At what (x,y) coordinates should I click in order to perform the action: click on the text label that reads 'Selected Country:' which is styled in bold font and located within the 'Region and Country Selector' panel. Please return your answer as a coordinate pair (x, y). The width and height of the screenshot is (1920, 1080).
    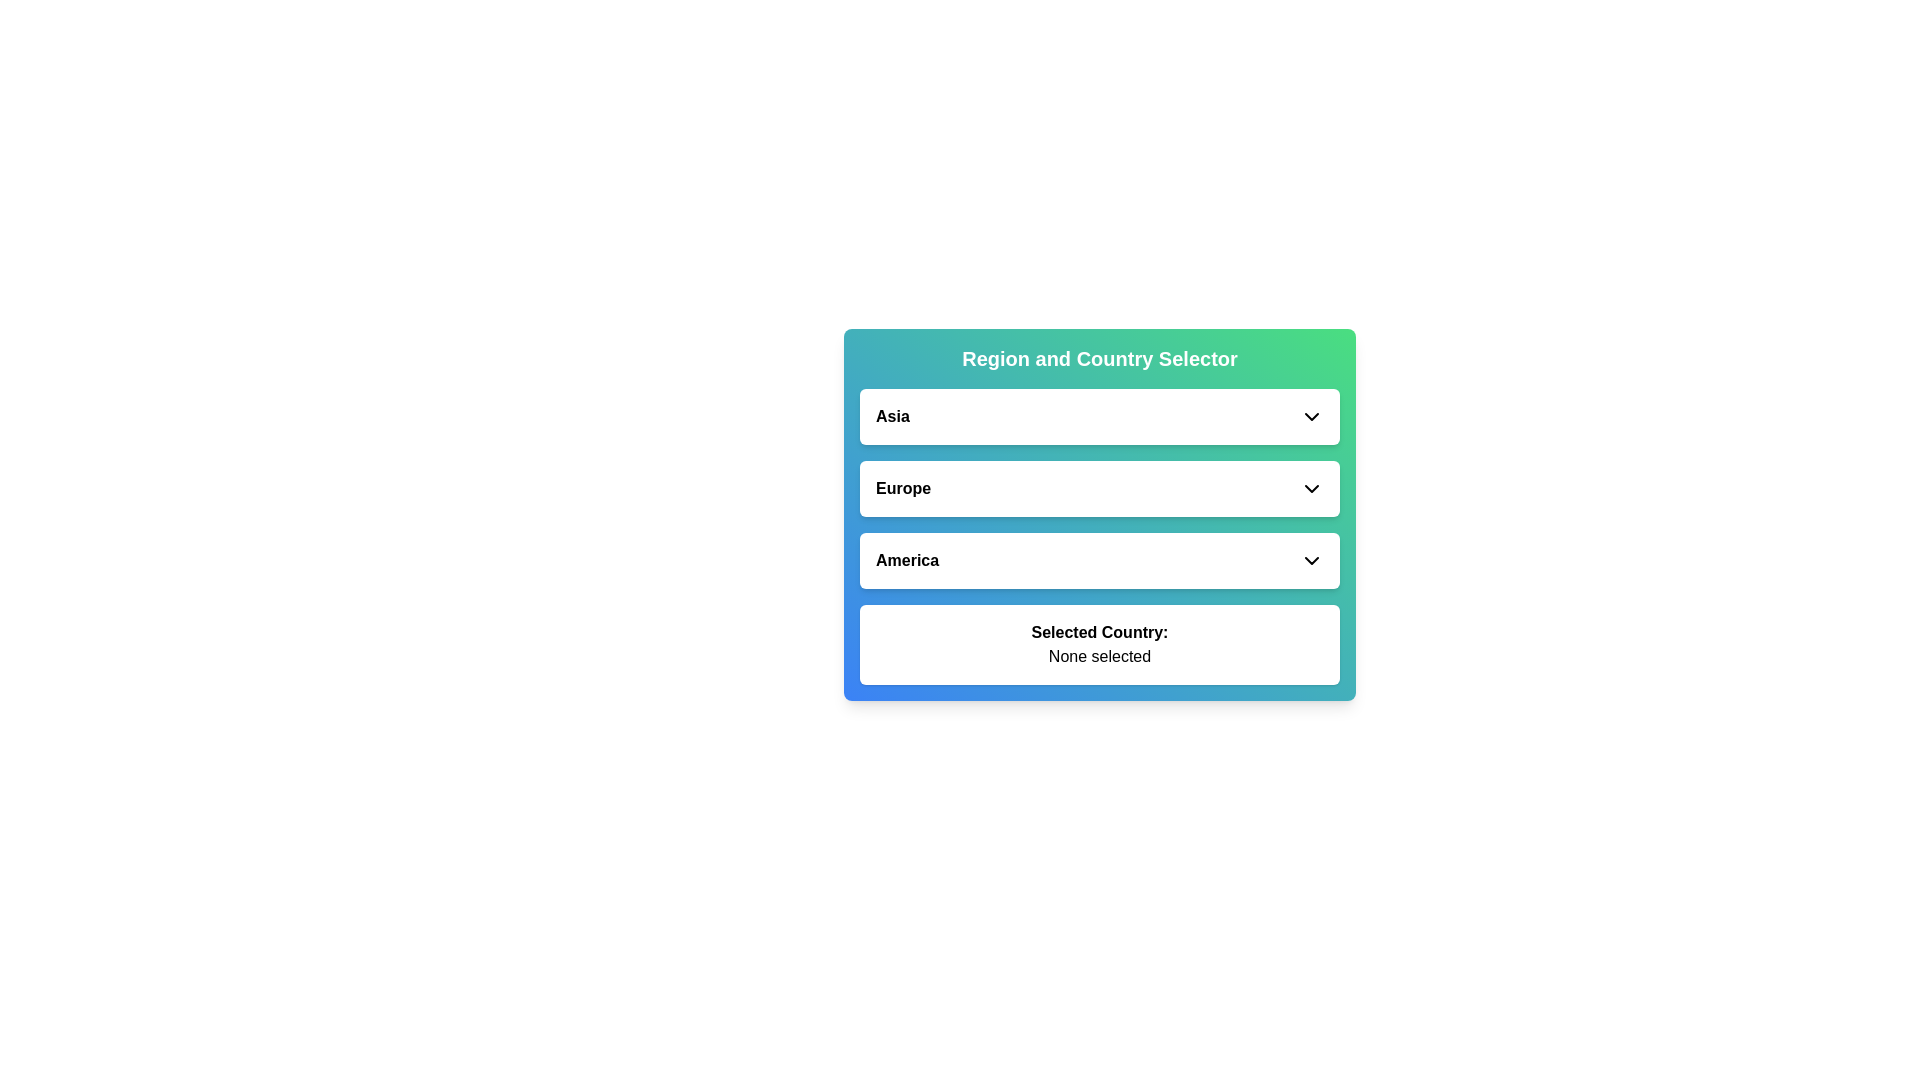
    Looking at the image, I should click on (1098, 632).